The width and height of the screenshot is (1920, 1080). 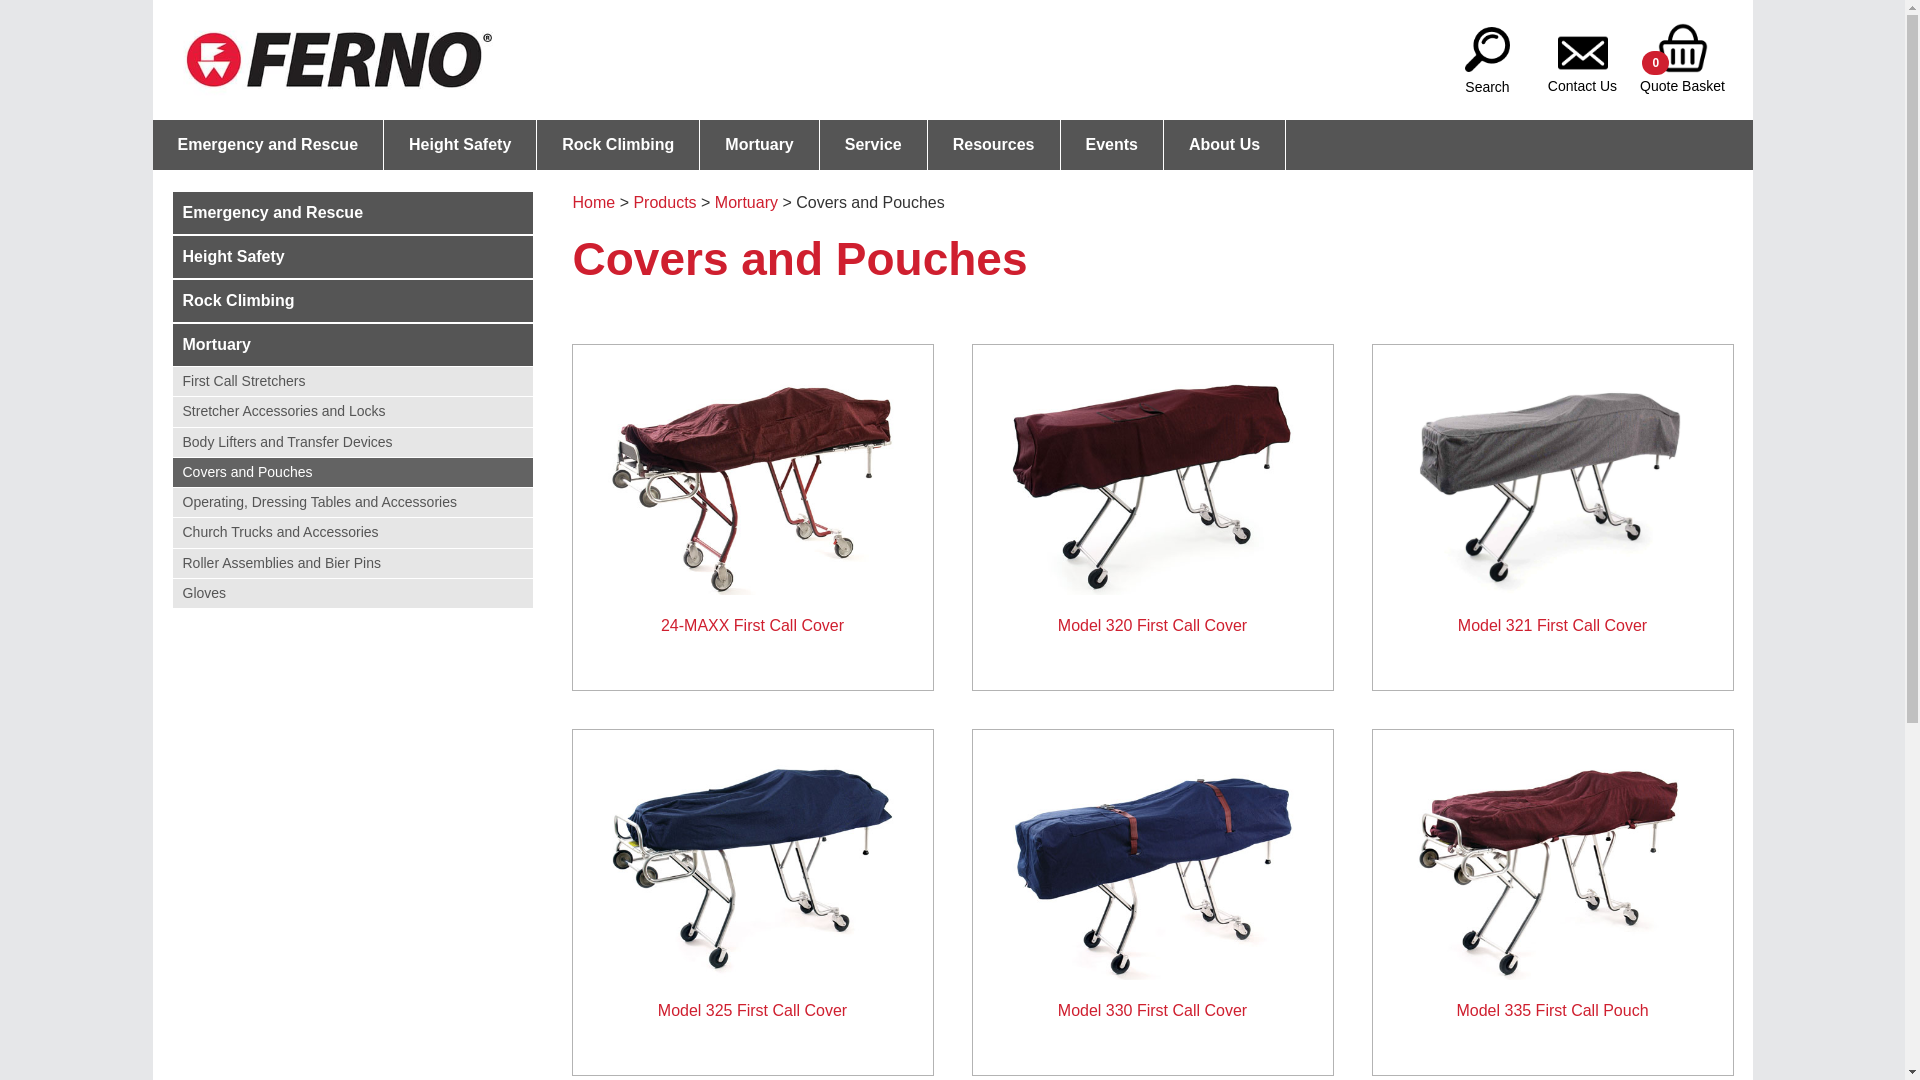 What do you see at coordinates (1581, 45) in the screenshot?
I see `'Contact Us'` at bounding box center [1581, 45].